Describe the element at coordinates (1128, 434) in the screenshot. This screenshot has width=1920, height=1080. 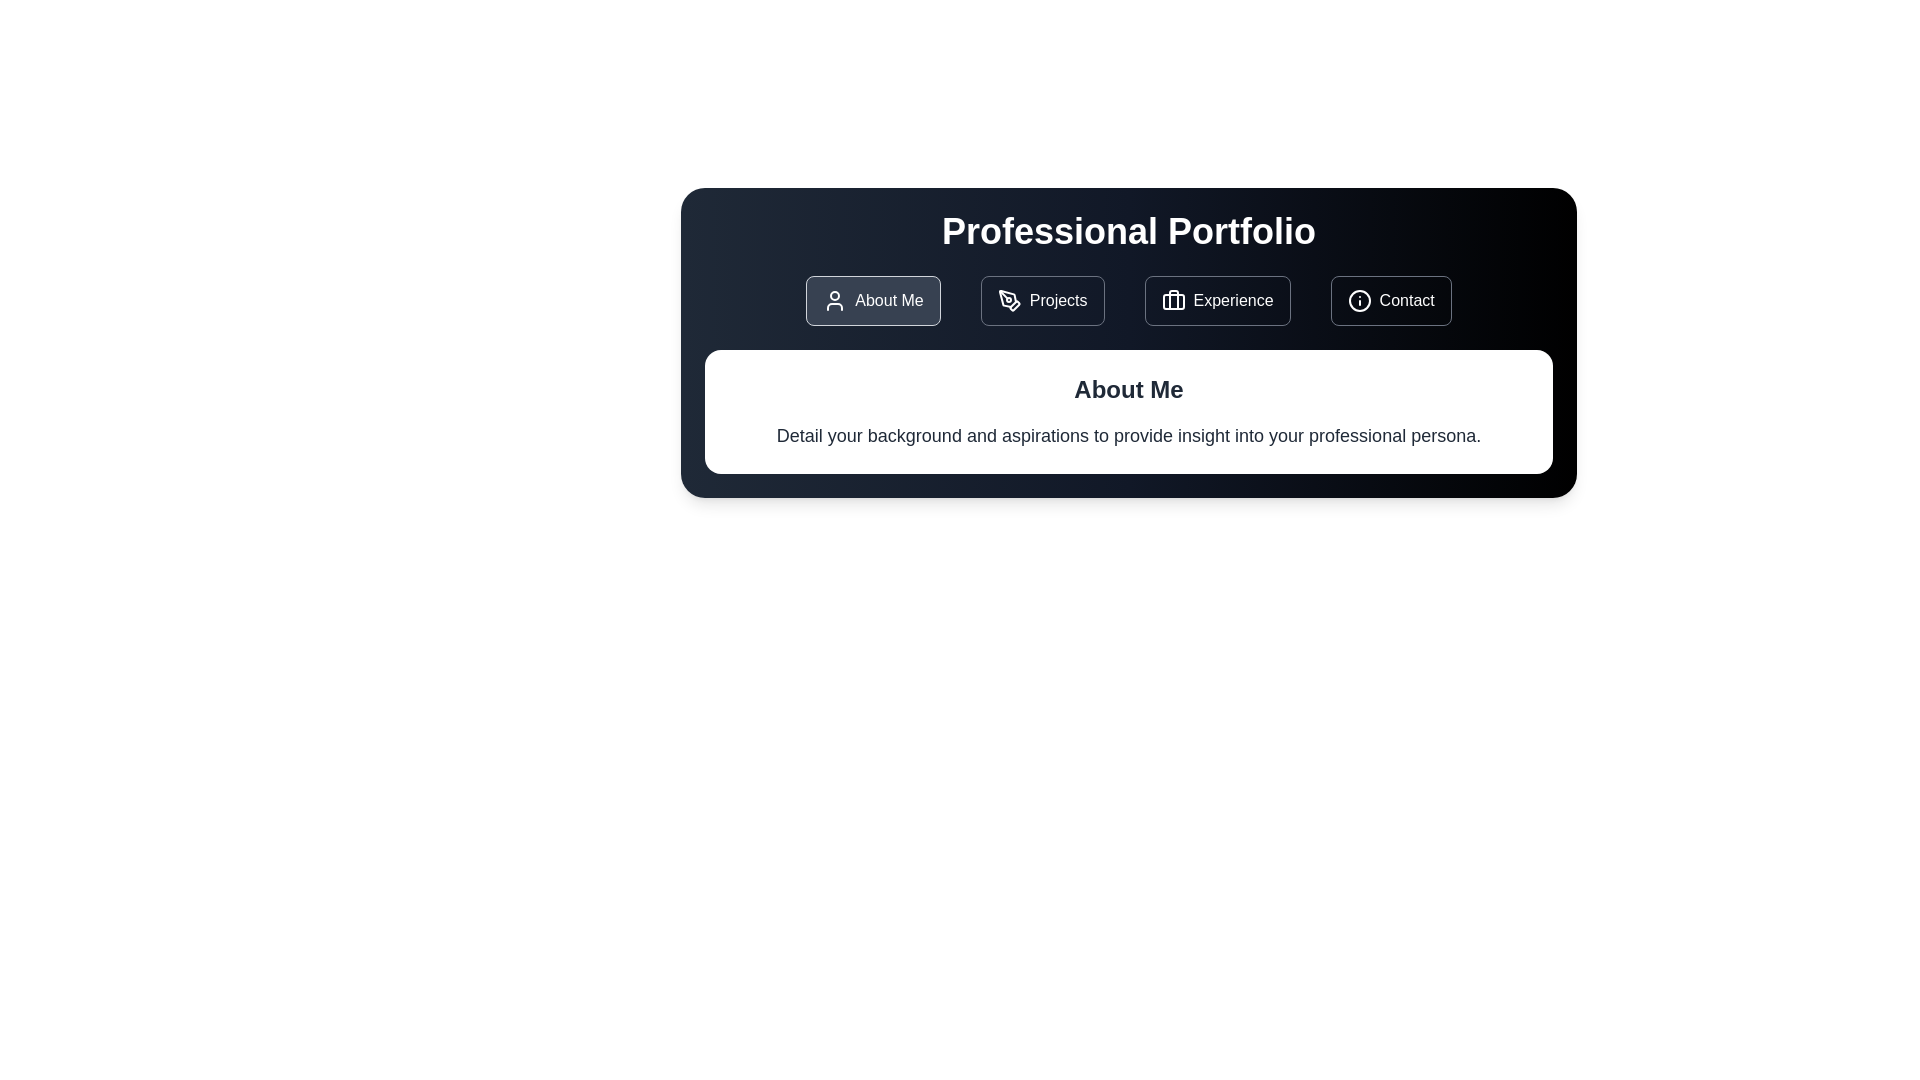
I see `the static text element in the 'About Me' section that provides descriptive information about the user's background and aspirations` at that location.